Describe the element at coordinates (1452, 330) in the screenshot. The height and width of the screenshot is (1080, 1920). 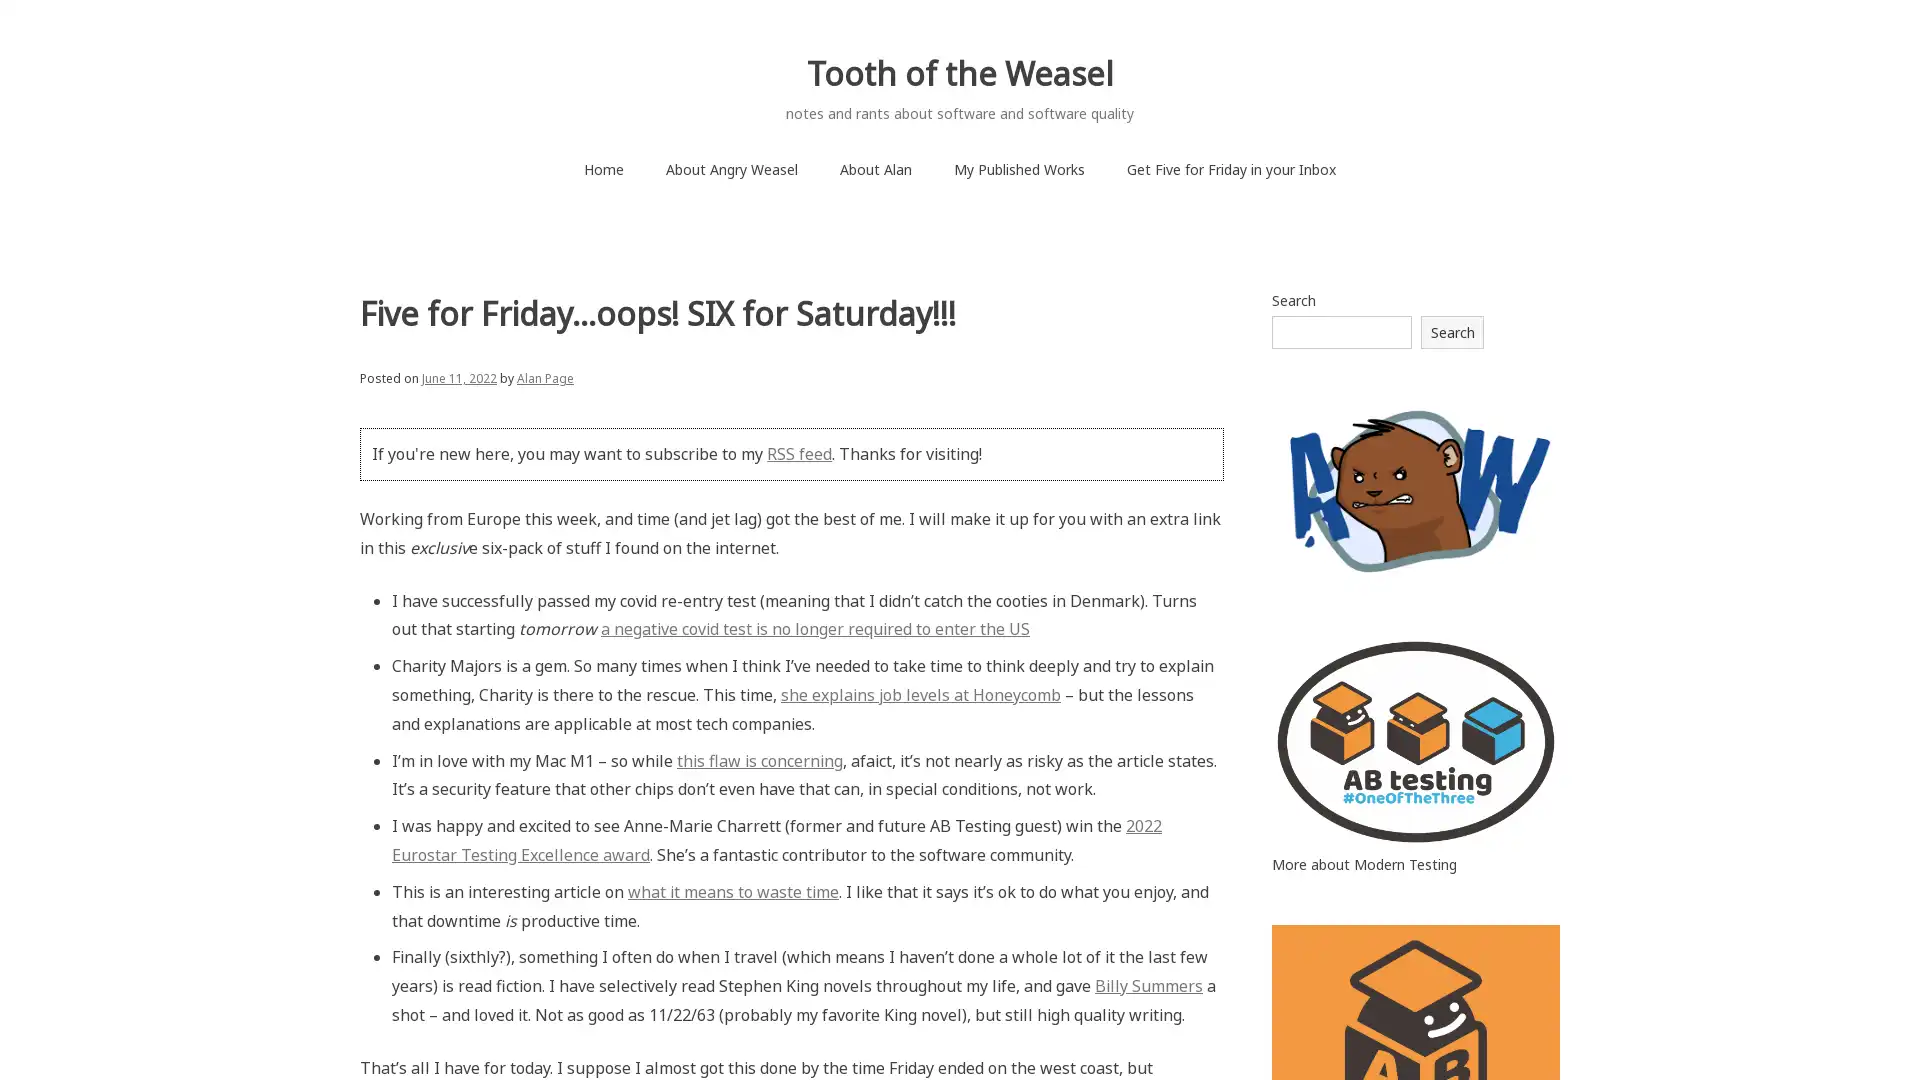
I see `Search` at that location.